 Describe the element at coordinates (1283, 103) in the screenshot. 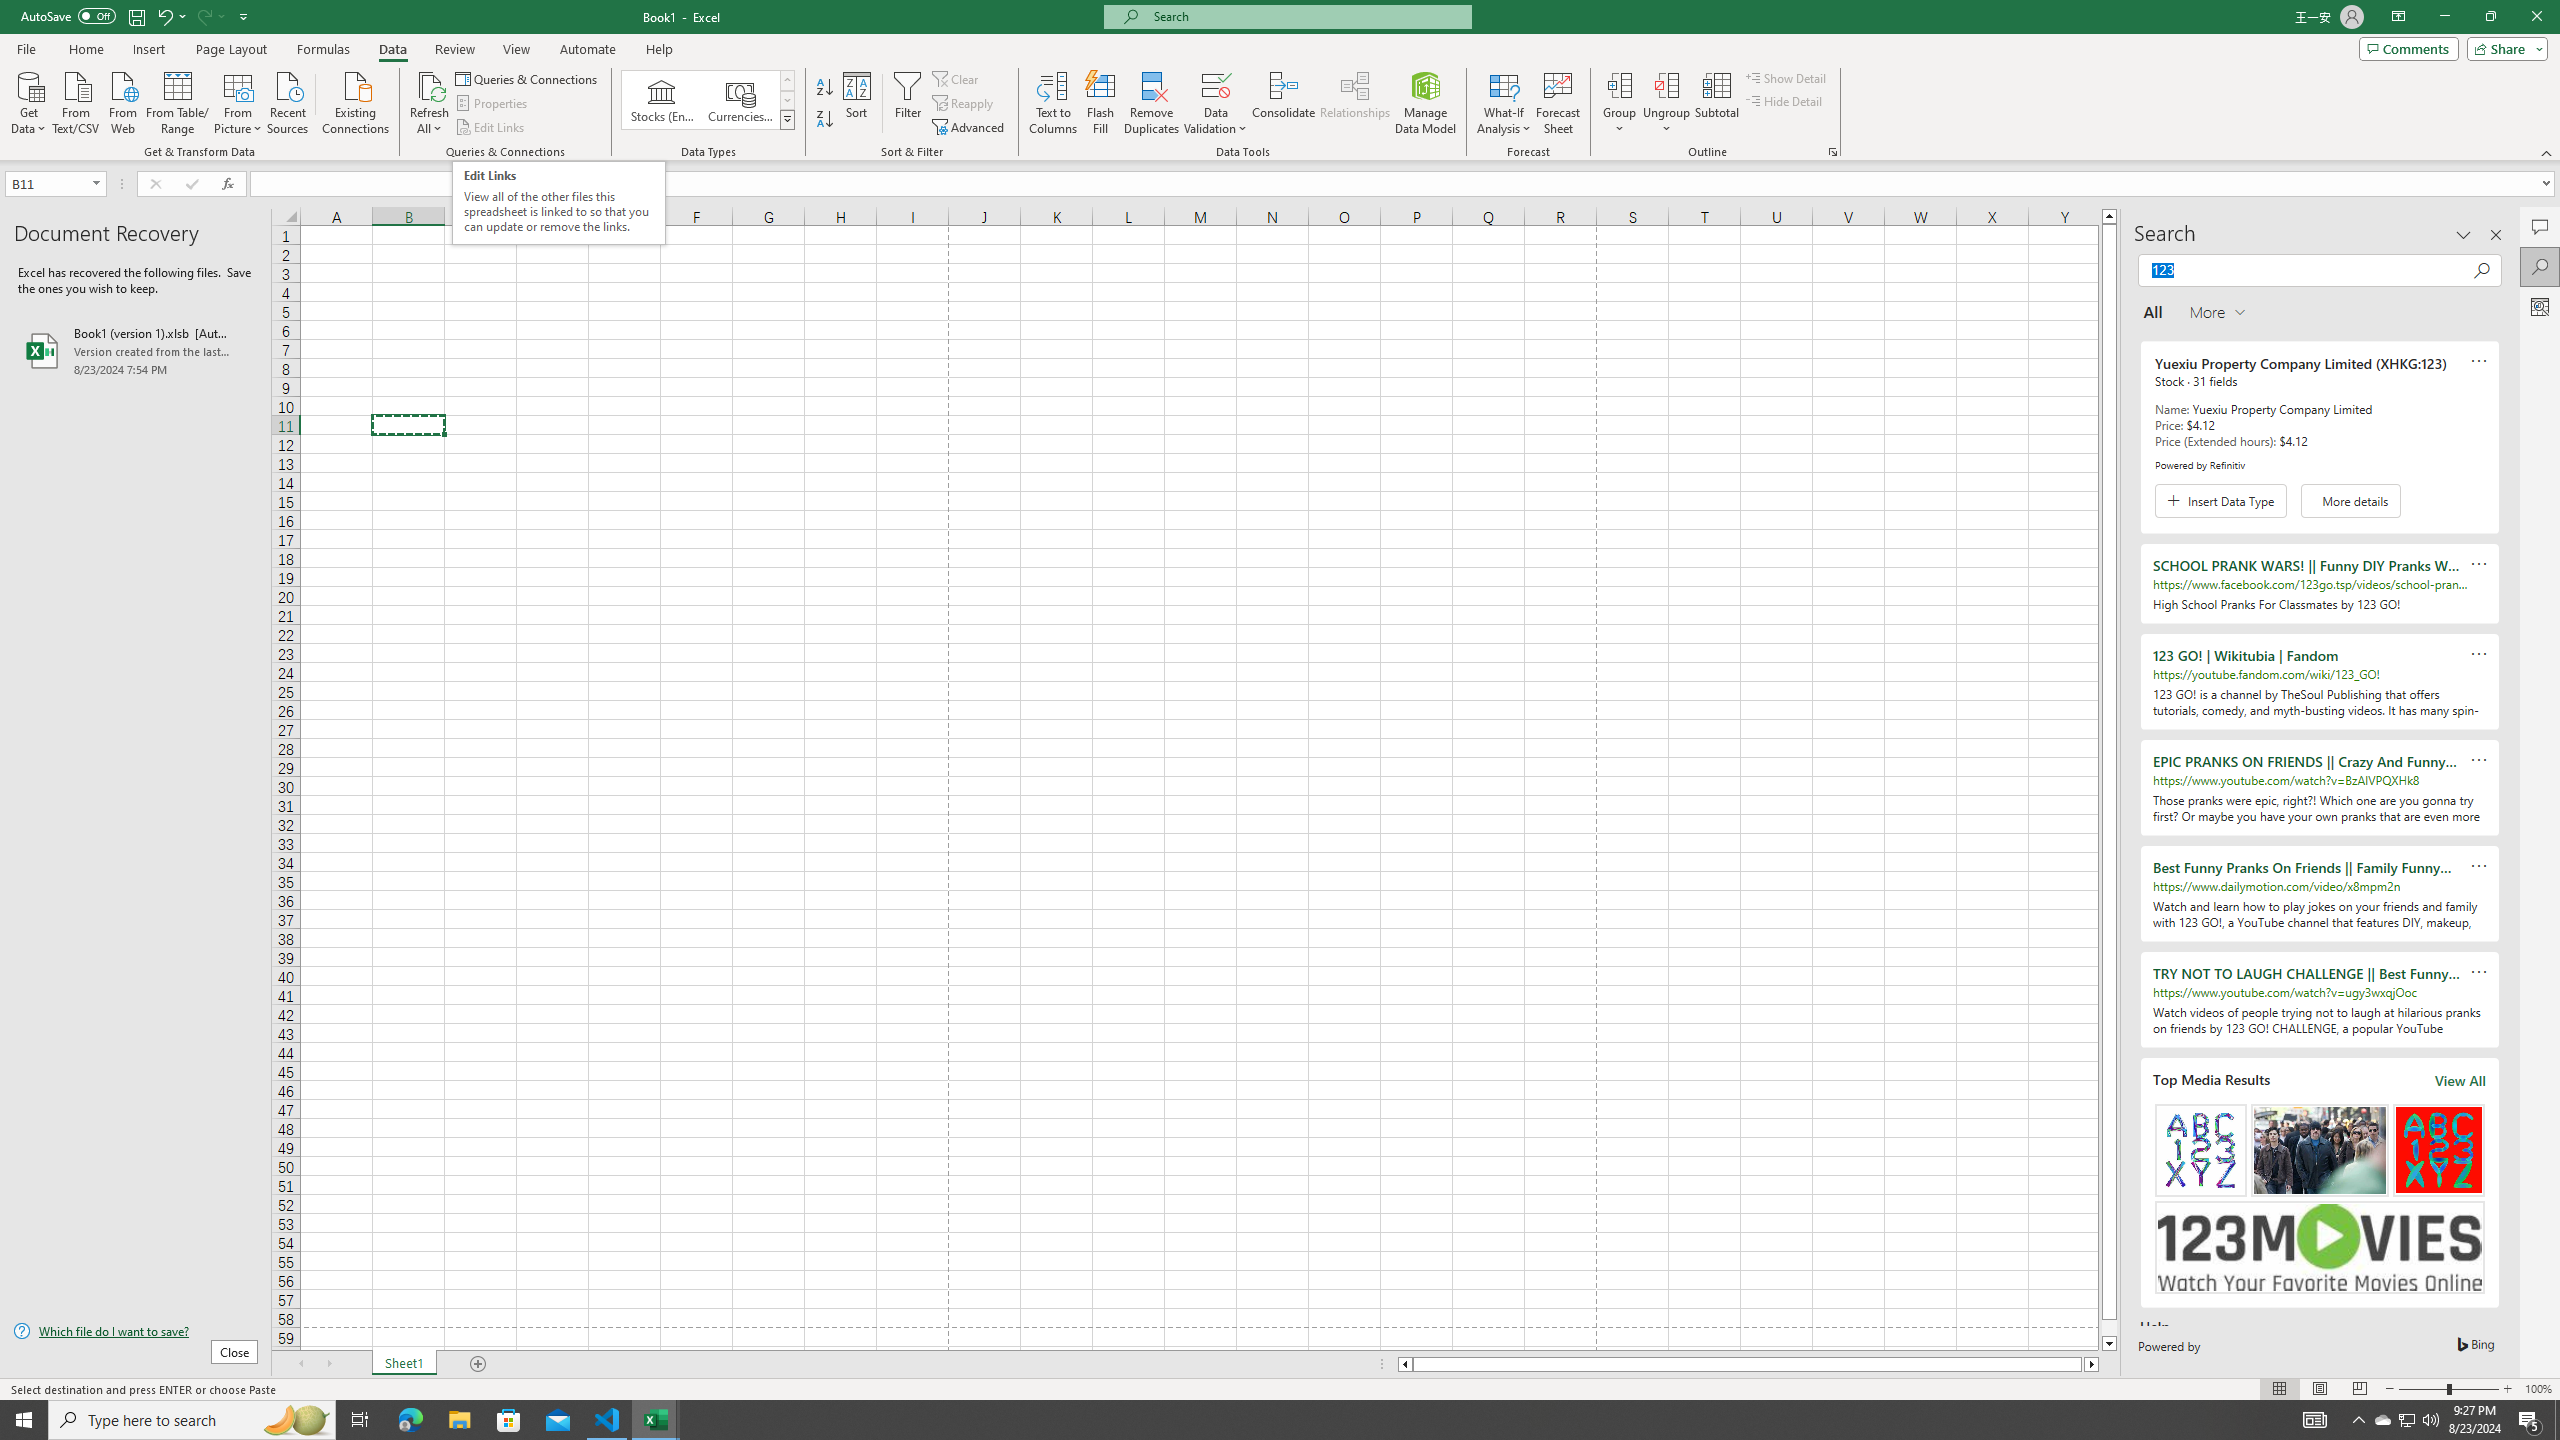

I see `'Consolidate...'` at that location.